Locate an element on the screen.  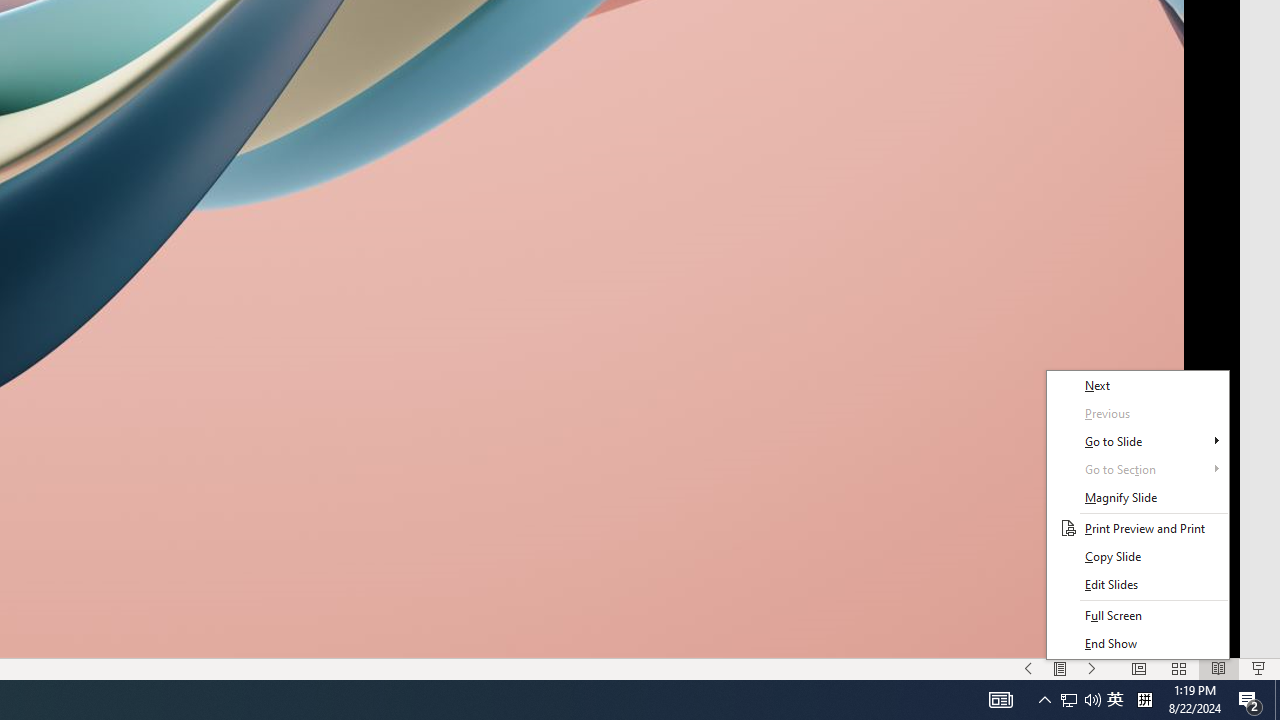
'Slide Show Previous On' is located at coordinates (1028, 669).